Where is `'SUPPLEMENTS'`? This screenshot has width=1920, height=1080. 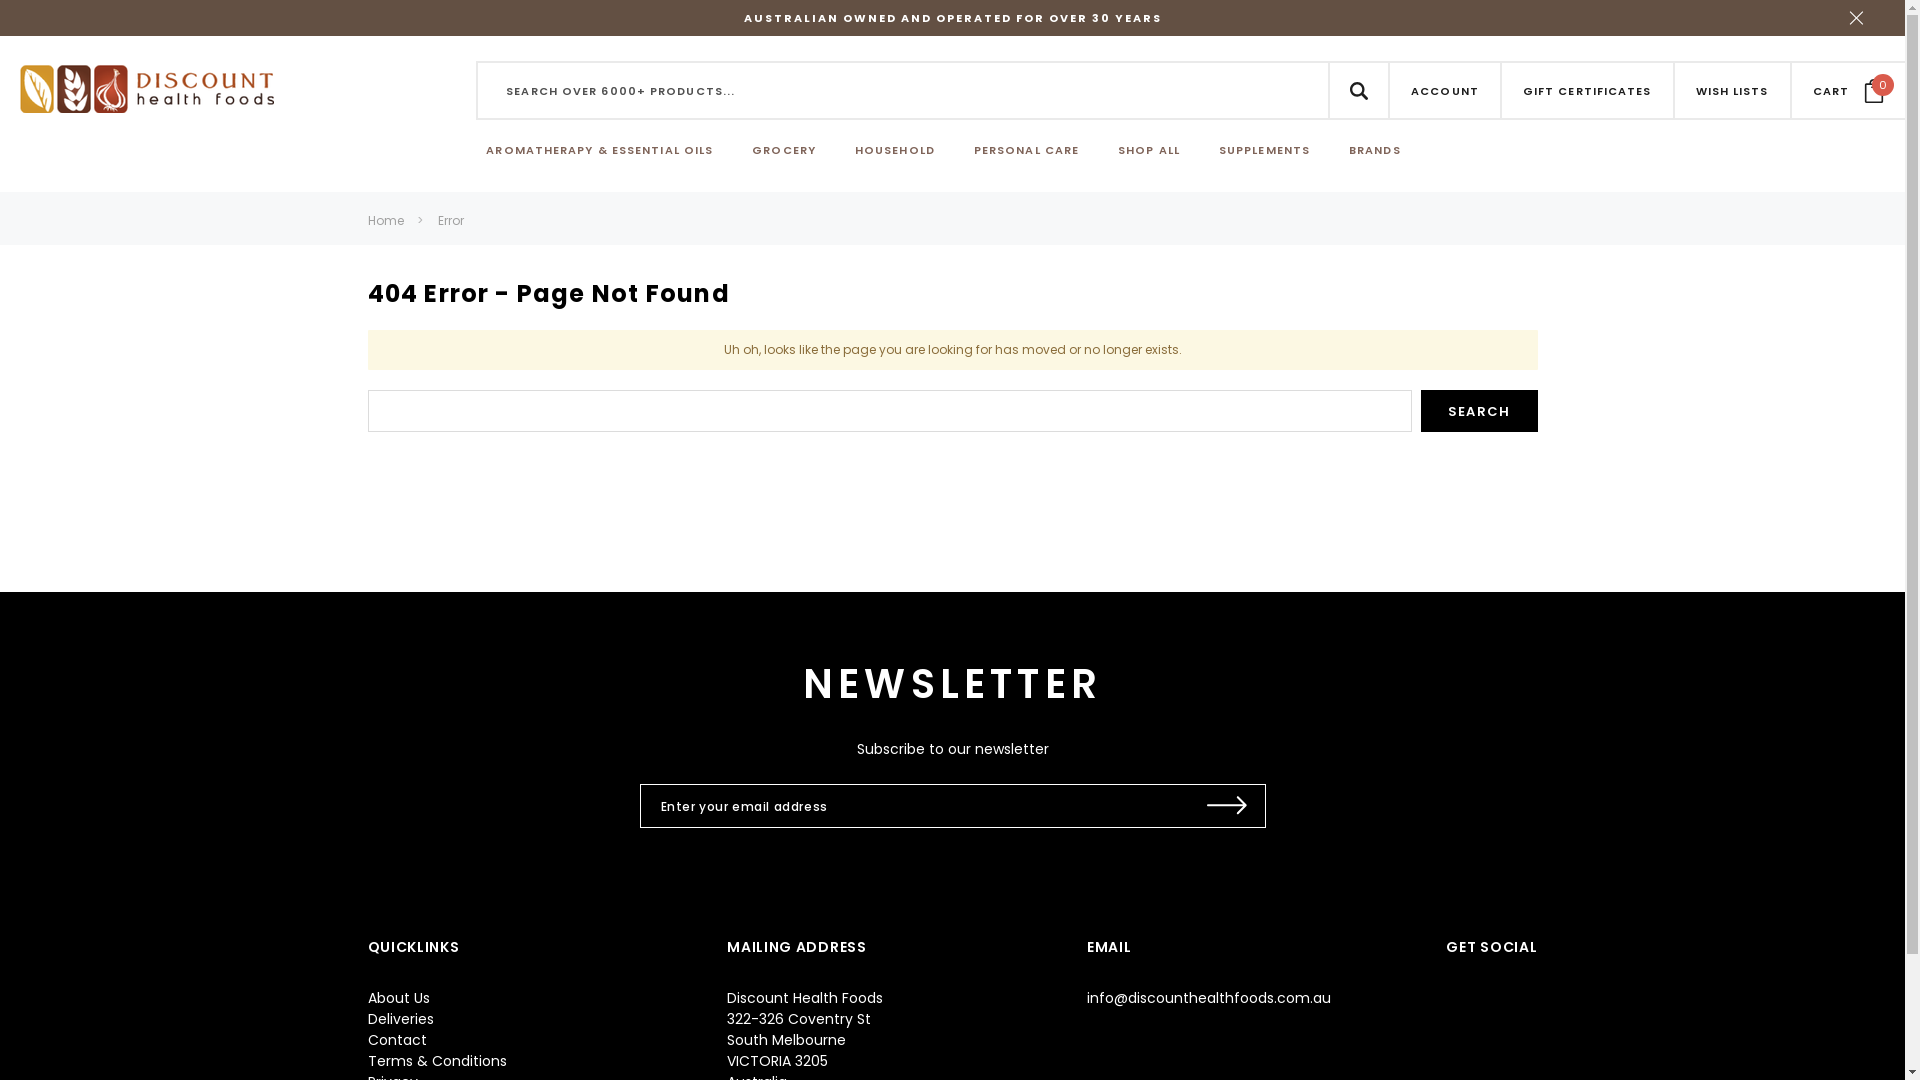
'SUPPLEMENTS' is located at coordinates (1263, 149).